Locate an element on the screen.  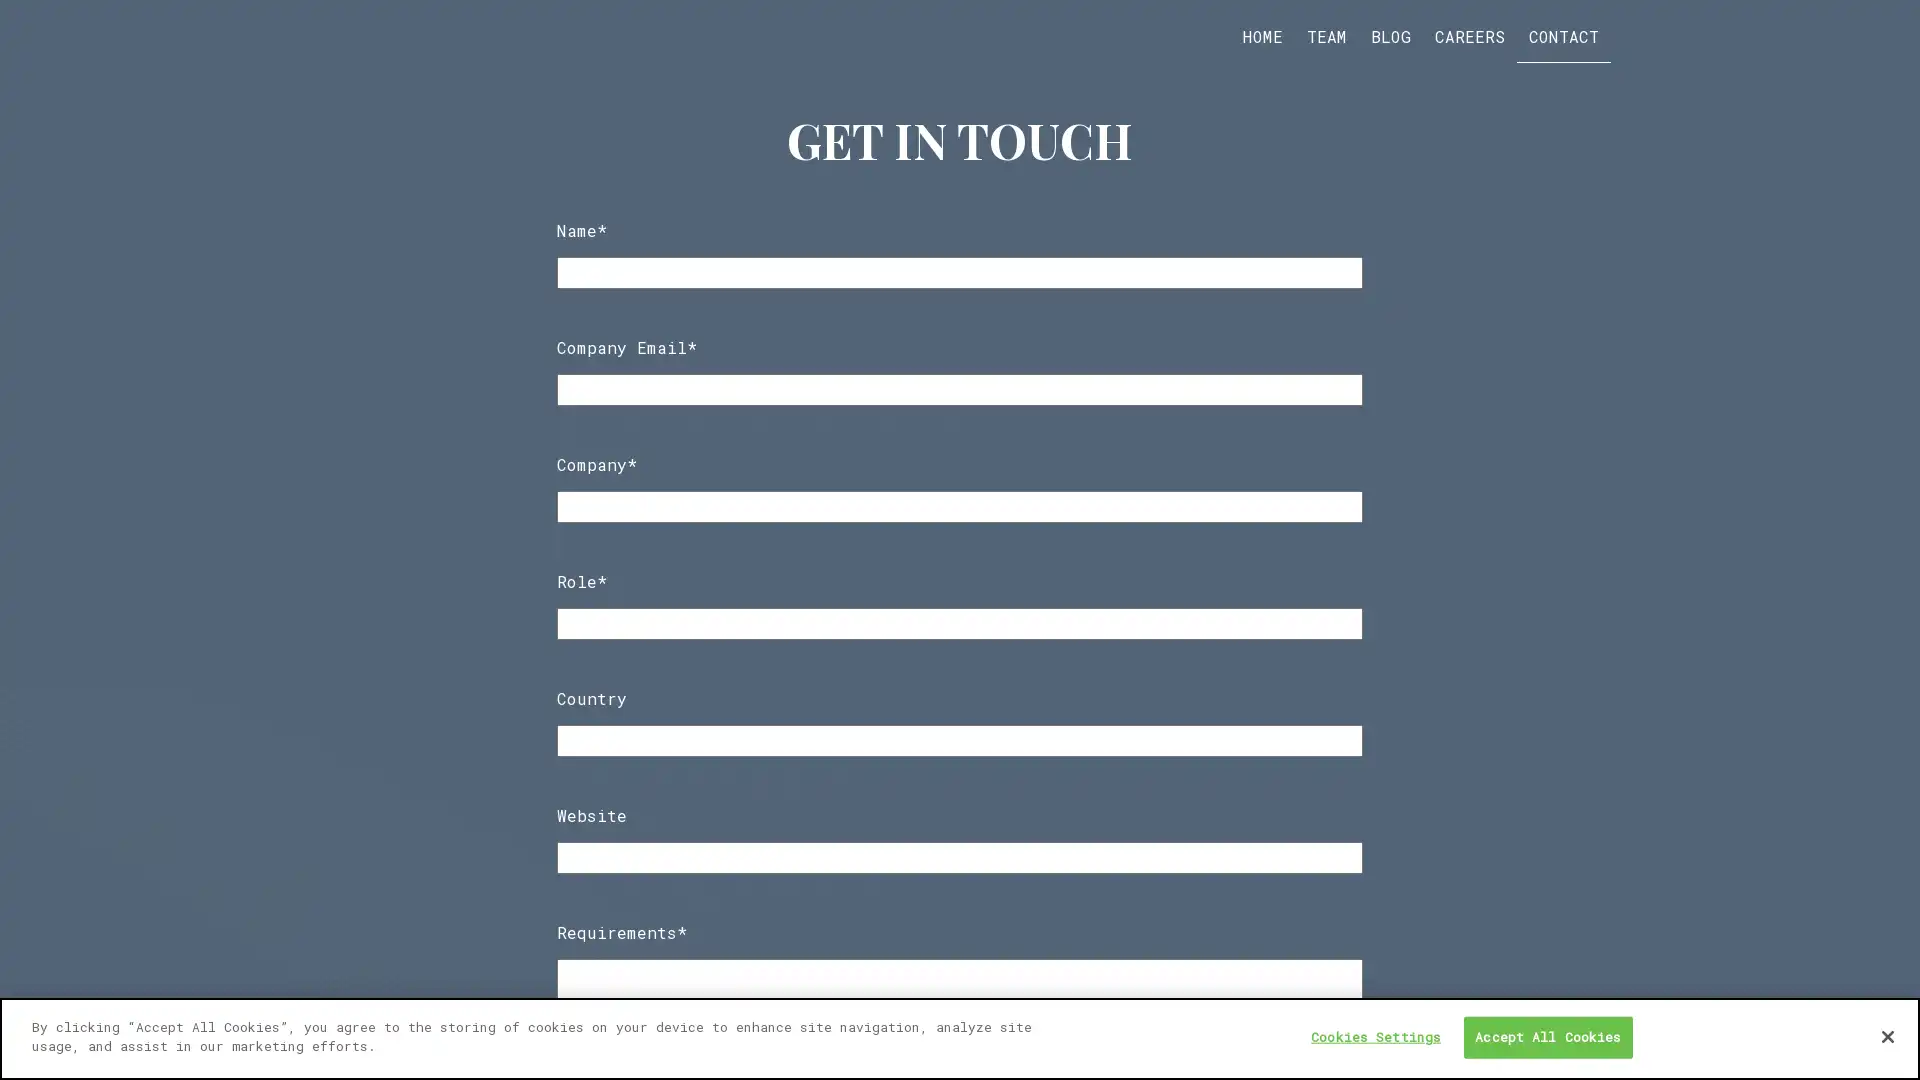
Accept All Cookies is located at coordinates (1546, 1036).